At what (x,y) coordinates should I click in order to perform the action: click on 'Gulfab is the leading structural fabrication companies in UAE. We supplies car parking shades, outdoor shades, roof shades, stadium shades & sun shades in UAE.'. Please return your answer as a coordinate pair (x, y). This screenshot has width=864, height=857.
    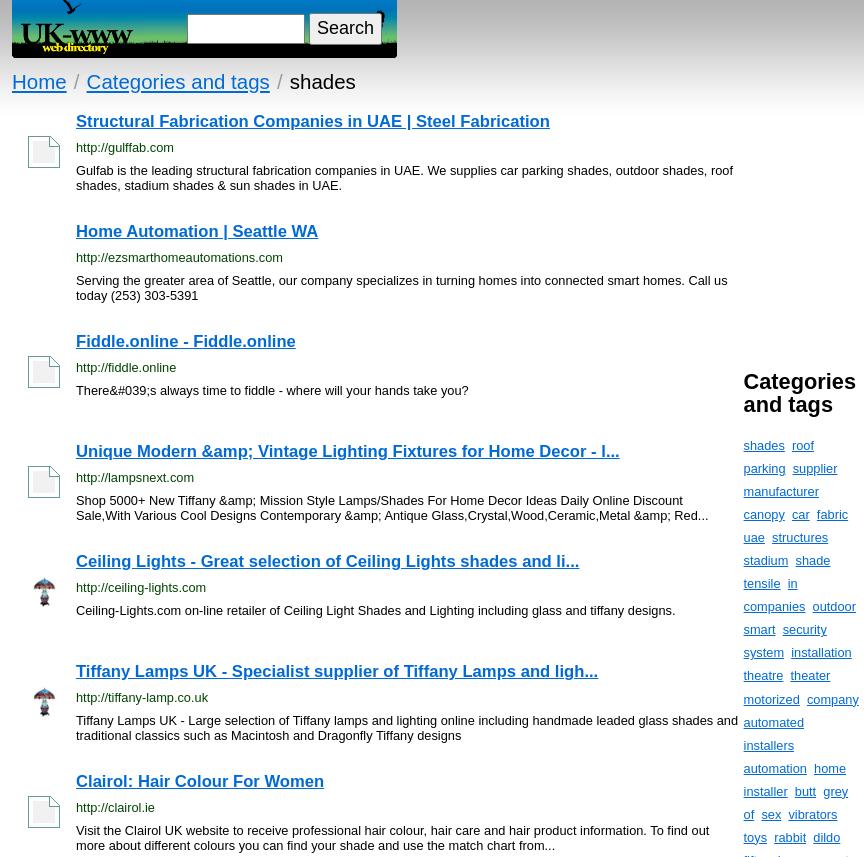
    Looking at the image, I should click on (403, 177).